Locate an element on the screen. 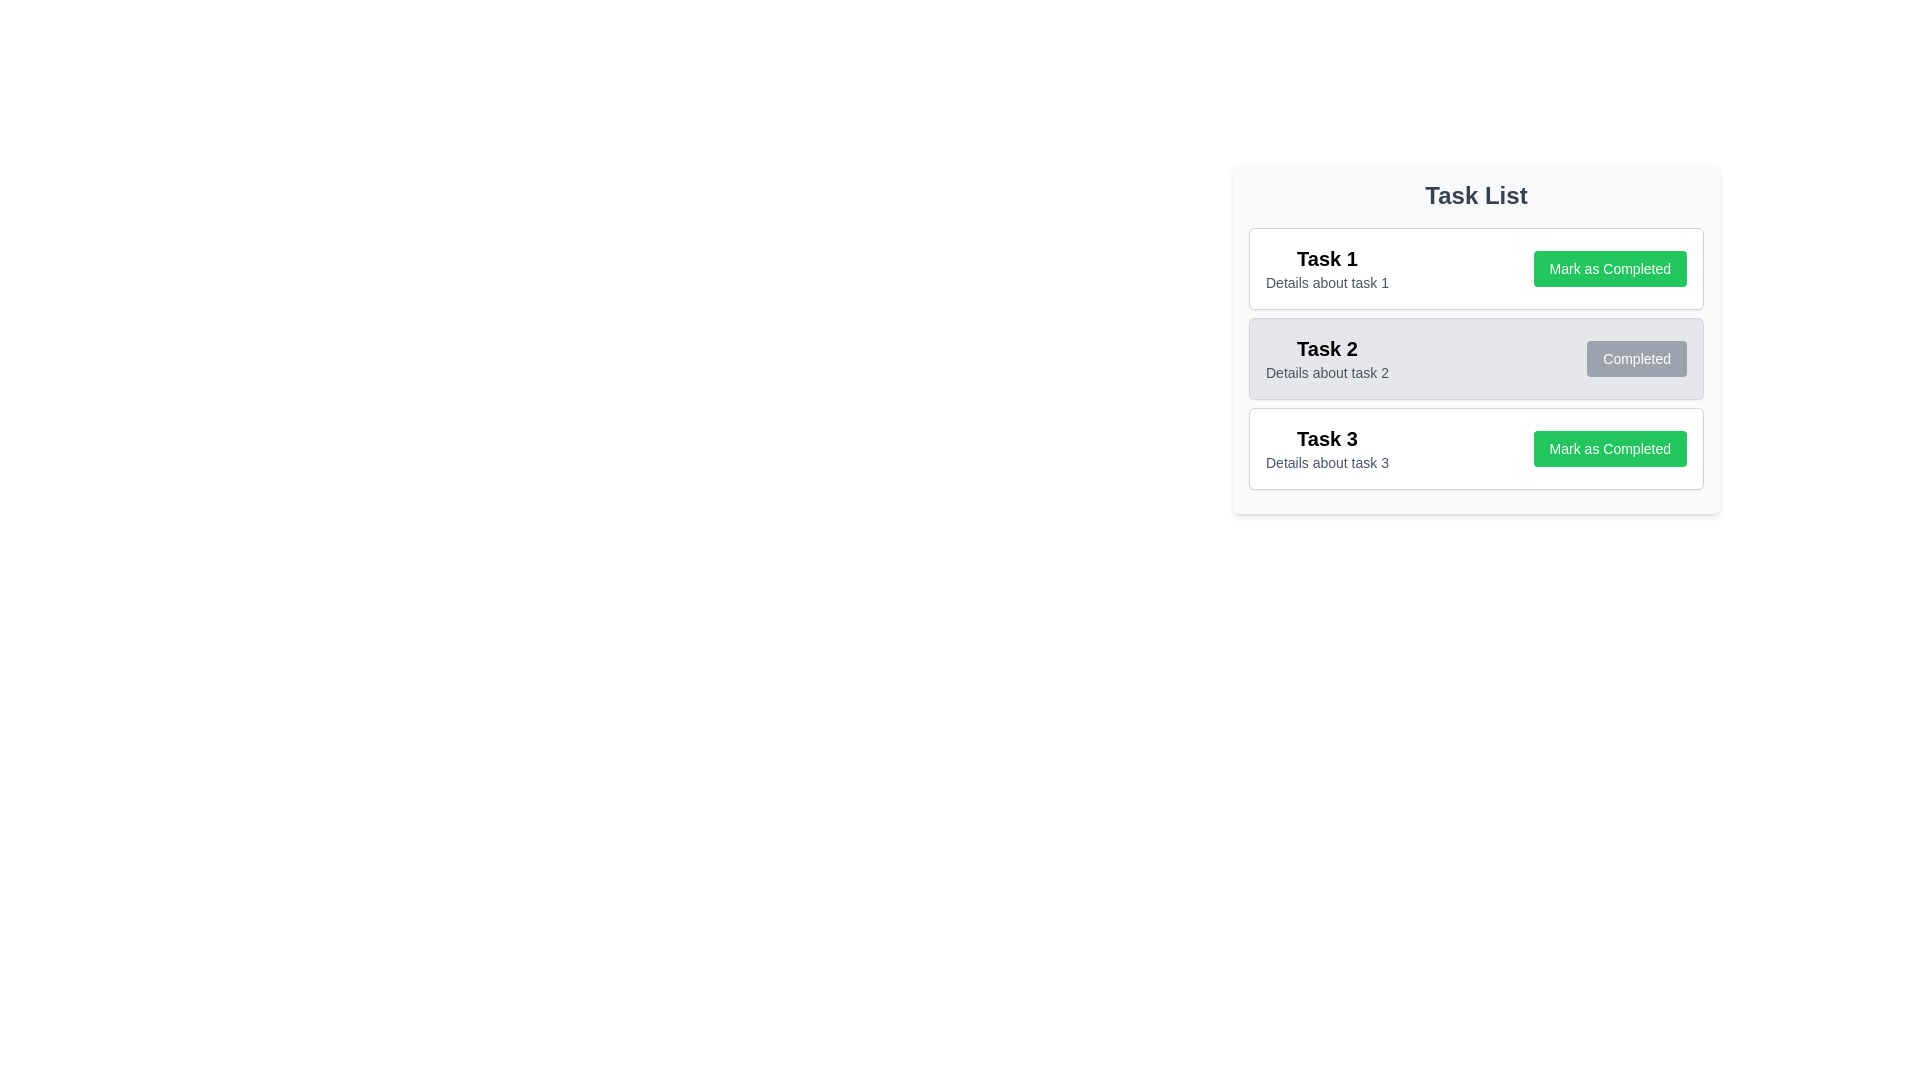  the bold text element displaying 'Task 2', which is prominently positioned as a header in the task list interface is located at coordinates (1327, 347).